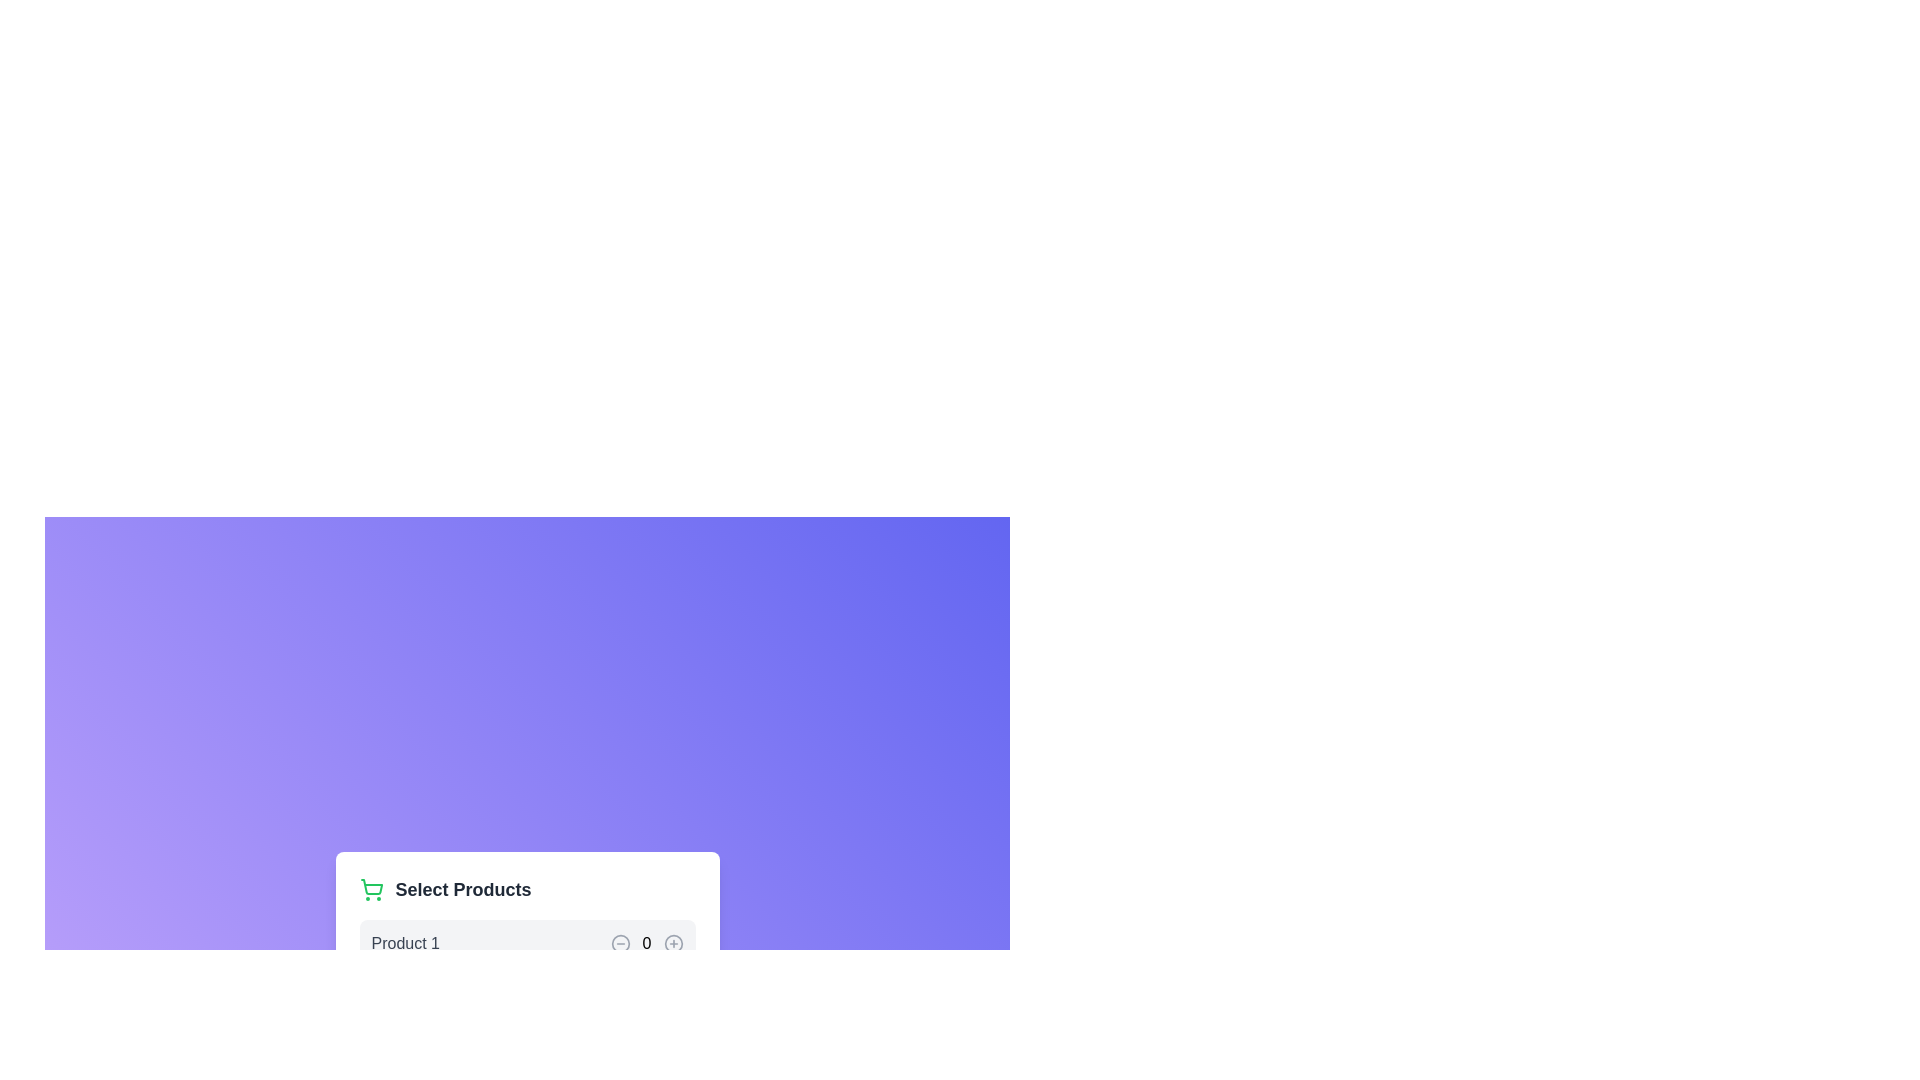 The height and width of the screenshot is (1080, 1920). What do you see at coordinates (619, 999) in the screenshot?
I see `the circular minus button styled in gray that turns red when hovered, located to the left of the number 0 and right of 'Product 1'` at bounding box center [619, 999].